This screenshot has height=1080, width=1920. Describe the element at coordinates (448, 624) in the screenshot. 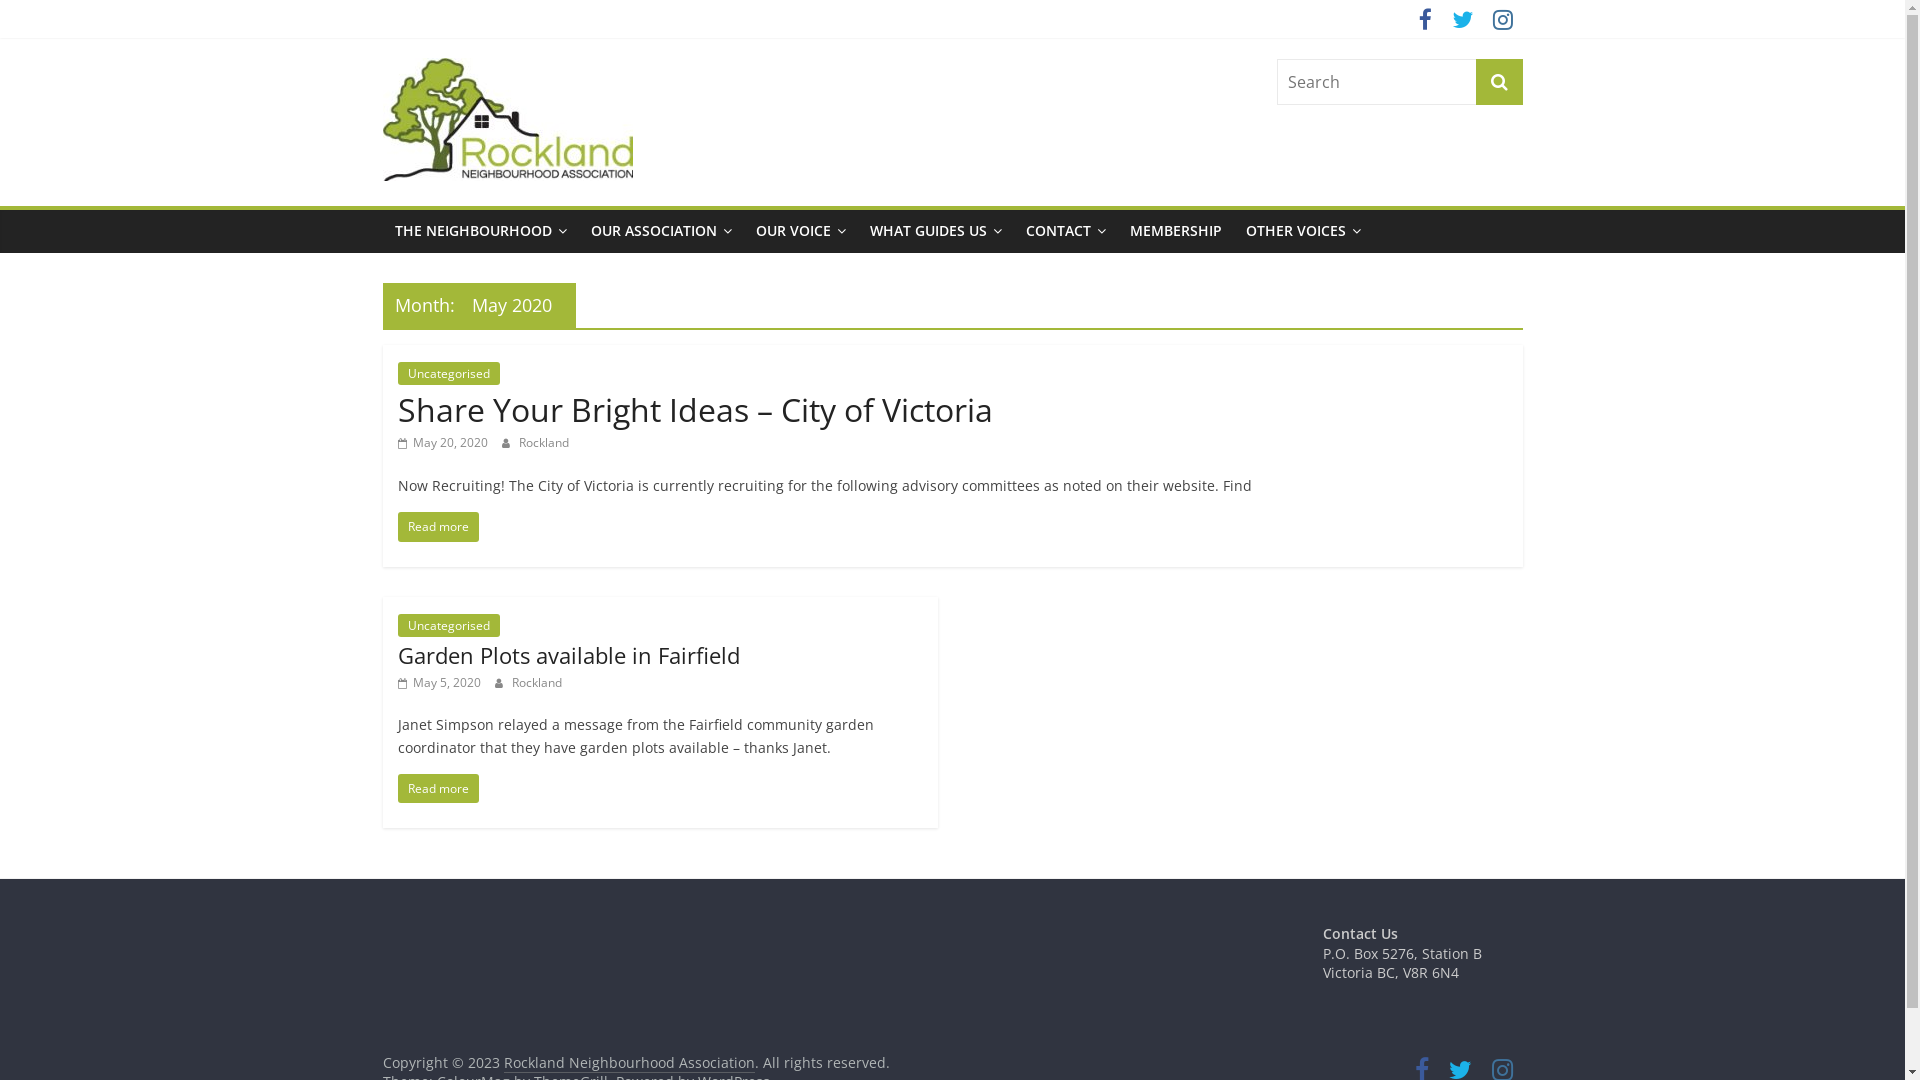

I see `'Uncategorised'` at that location.